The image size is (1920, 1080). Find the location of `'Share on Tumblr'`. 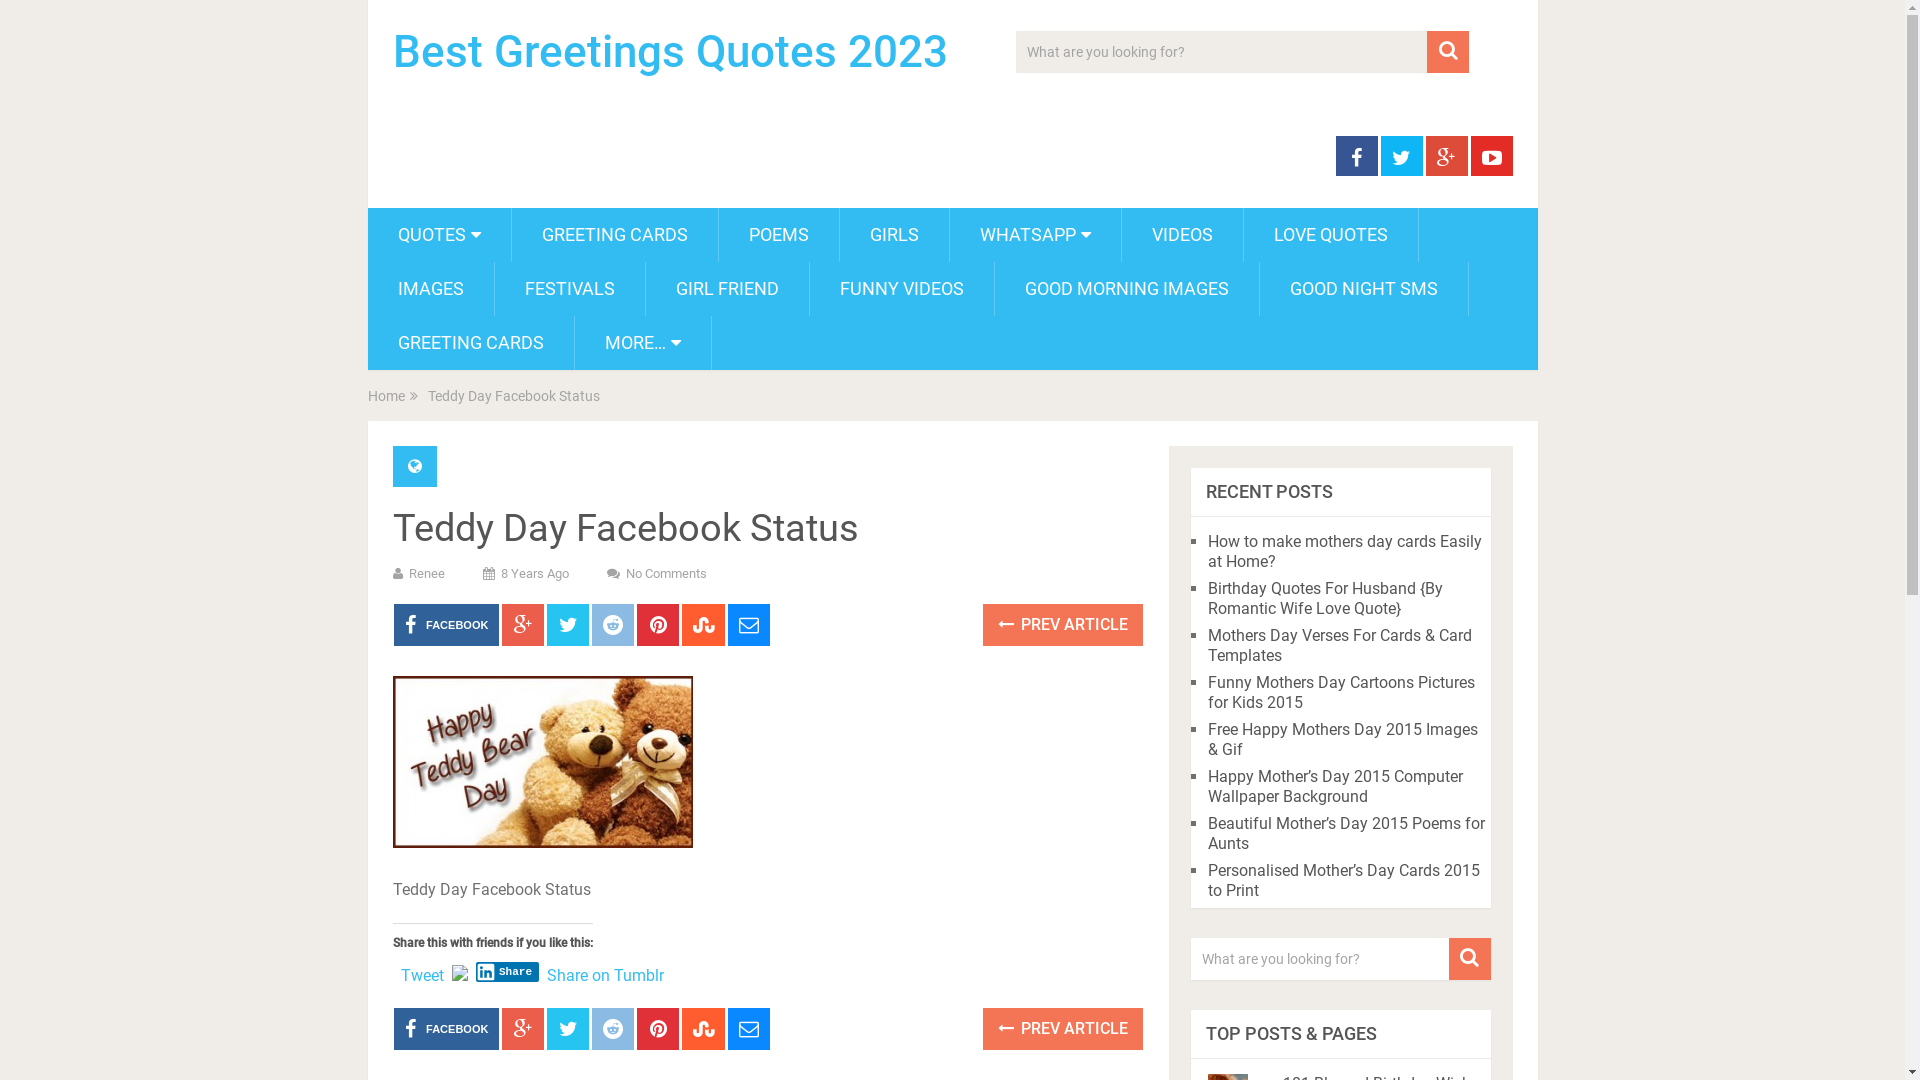

'Share on Tumblr' is located at coordinates (604, 970).